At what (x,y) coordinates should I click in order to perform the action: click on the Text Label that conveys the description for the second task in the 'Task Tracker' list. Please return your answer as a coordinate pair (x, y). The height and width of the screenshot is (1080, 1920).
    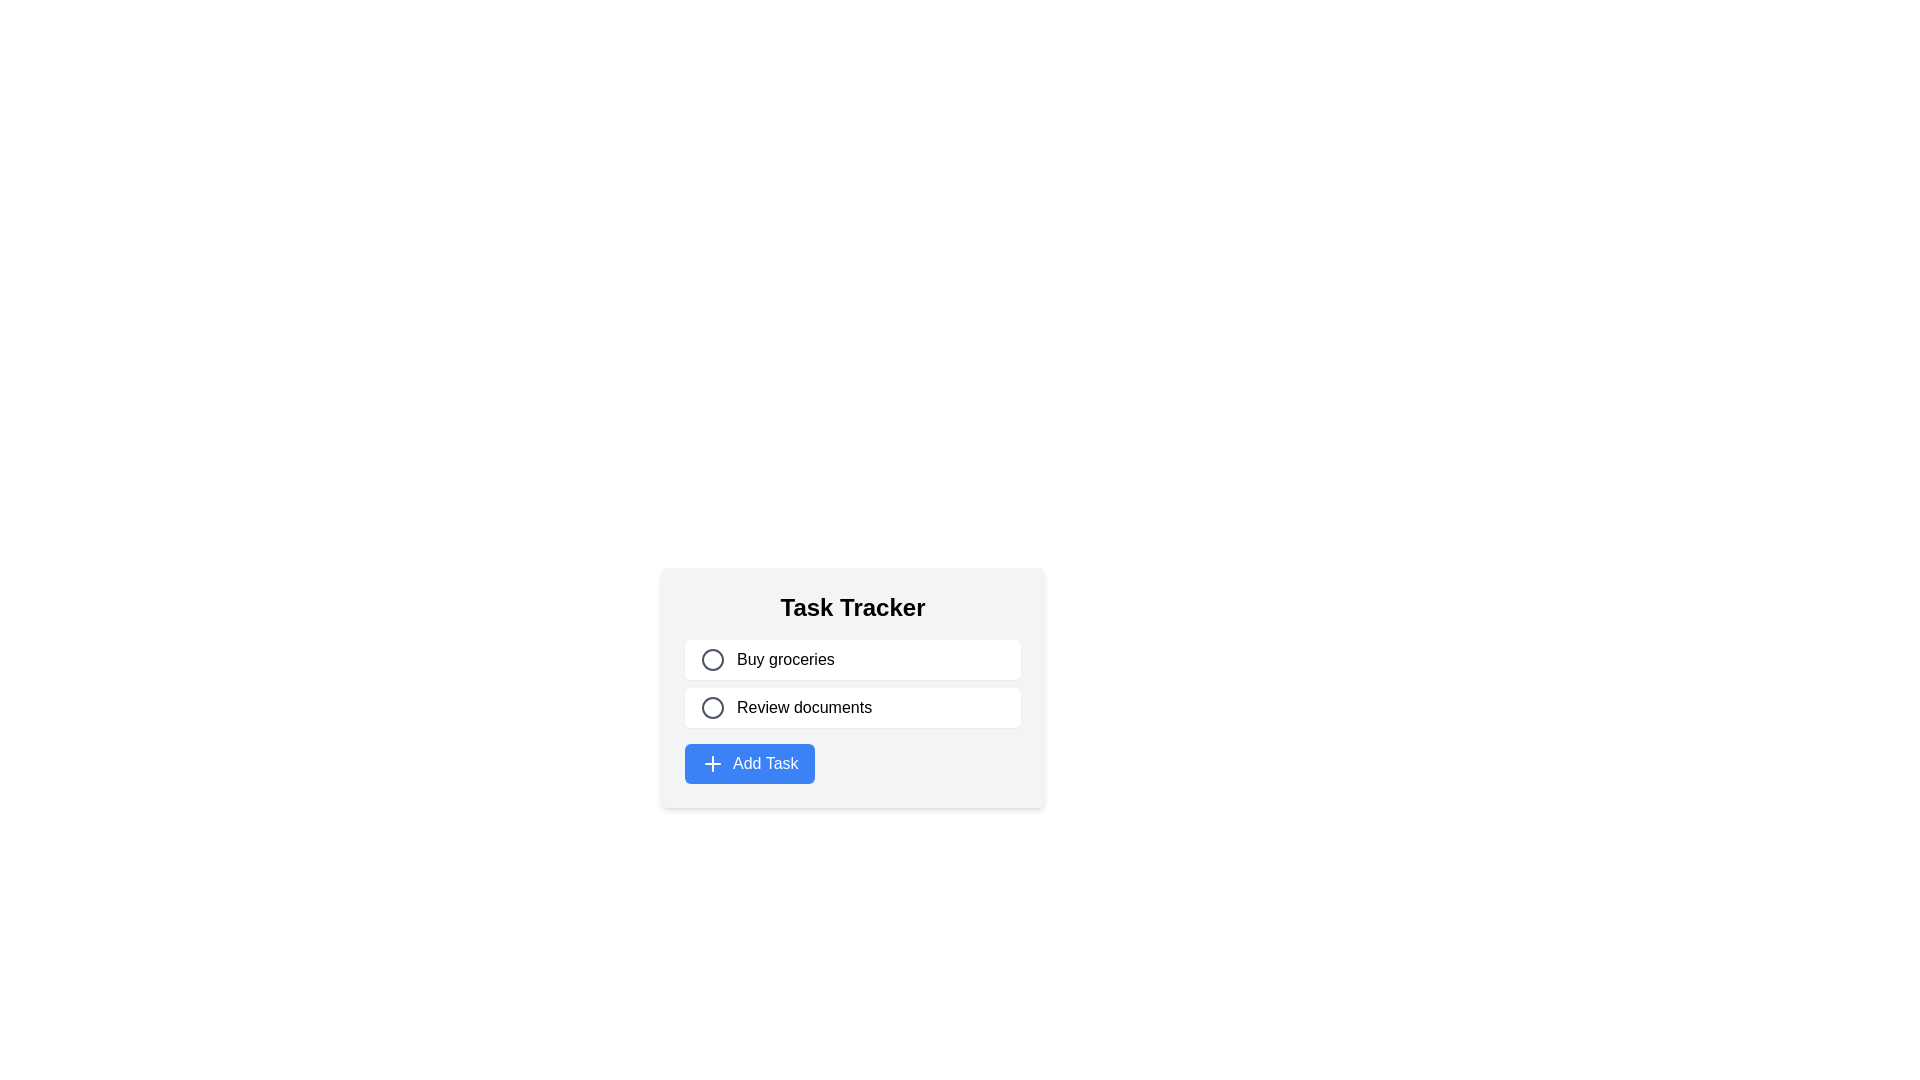
    Looking at the image, I should click on (804, 707).